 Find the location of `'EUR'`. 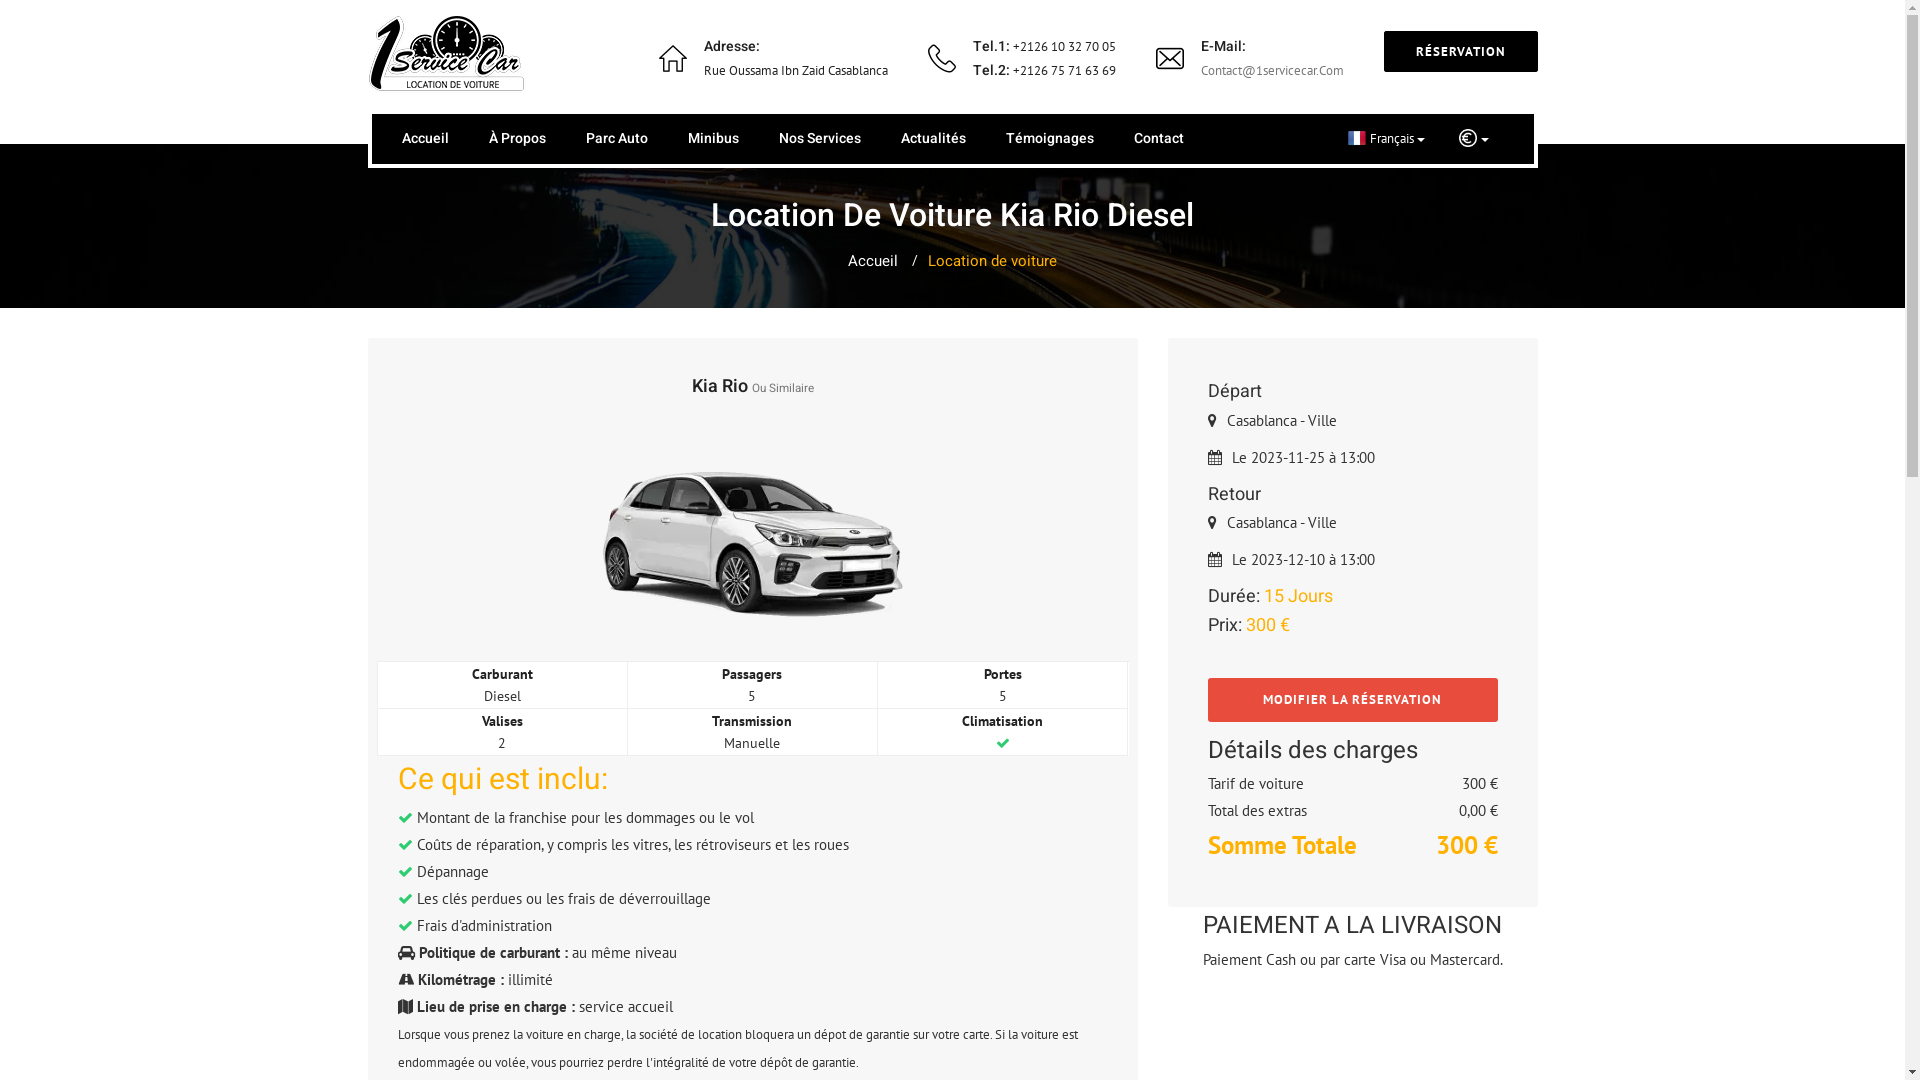

'EUR' is located at coordinates (1473, 137).